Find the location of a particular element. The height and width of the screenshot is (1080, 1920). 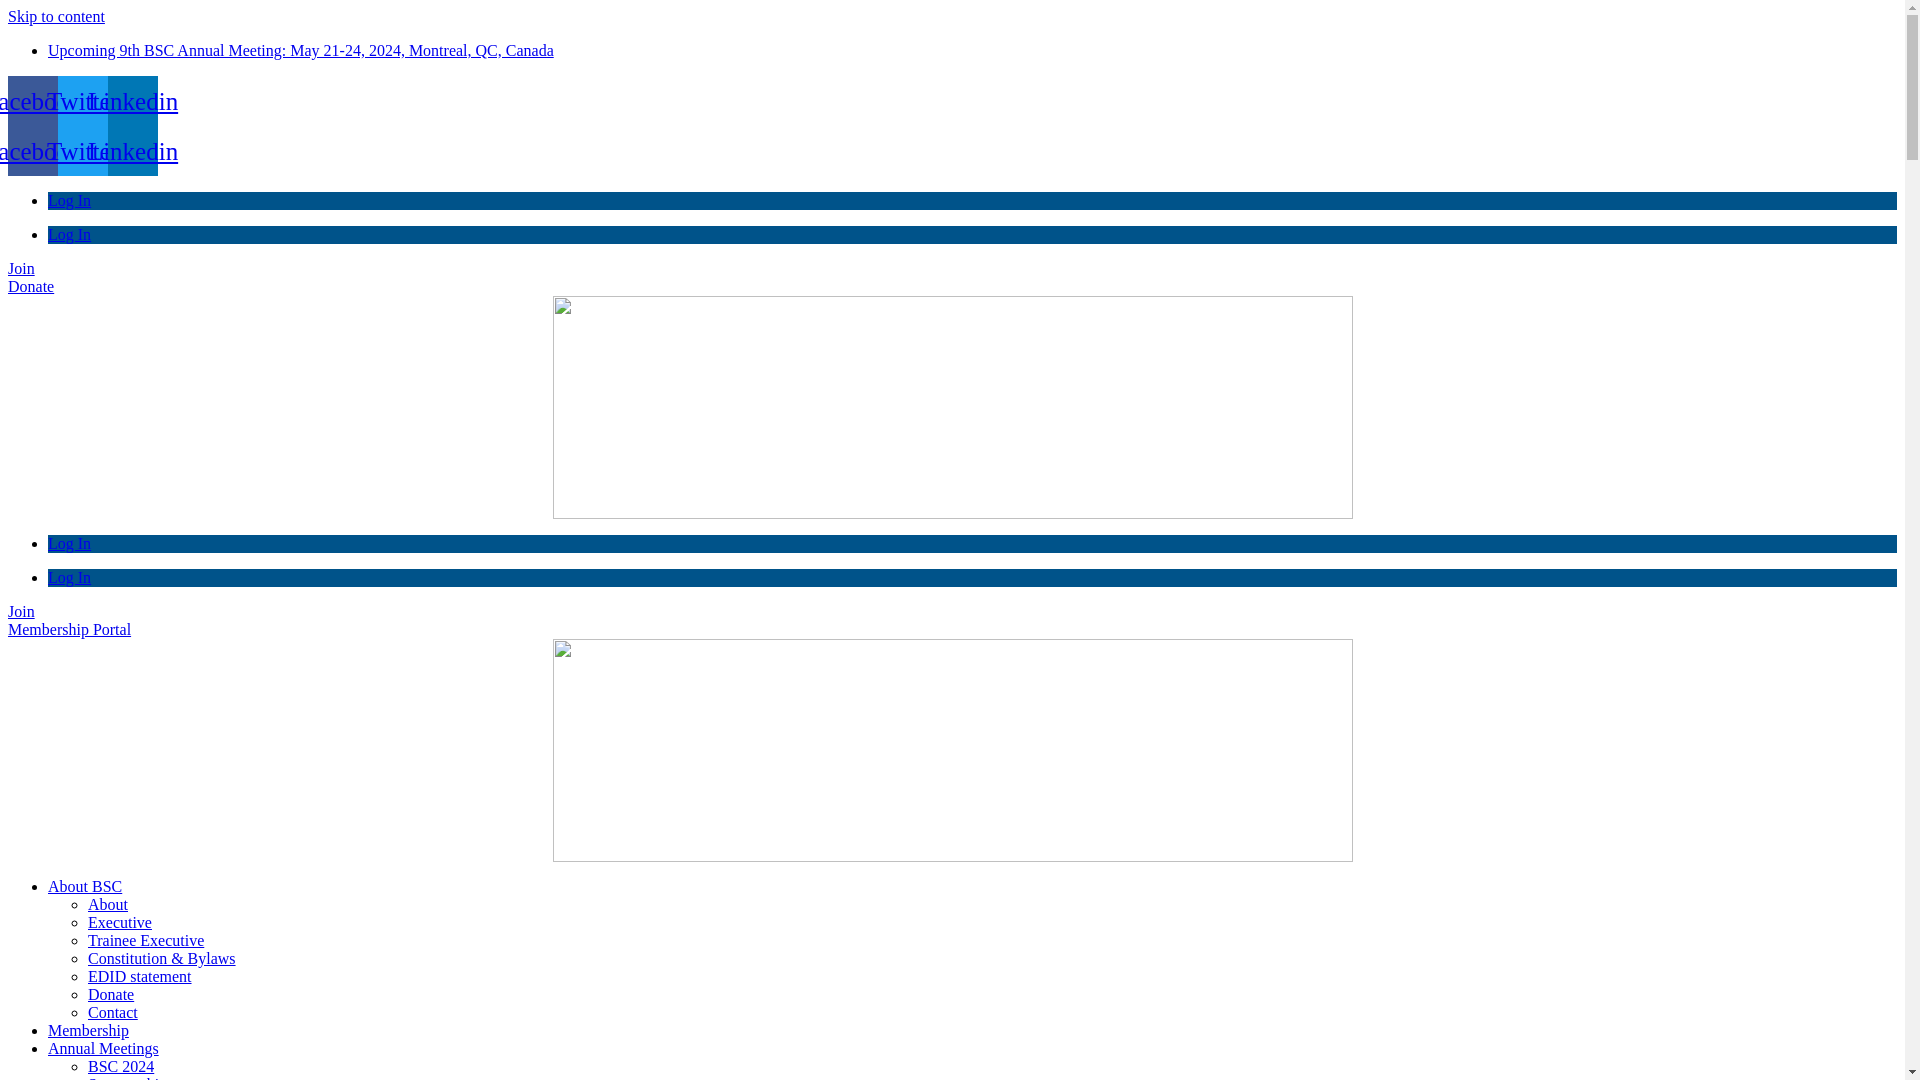

'Membership' is located at coordinates (87, 1030).